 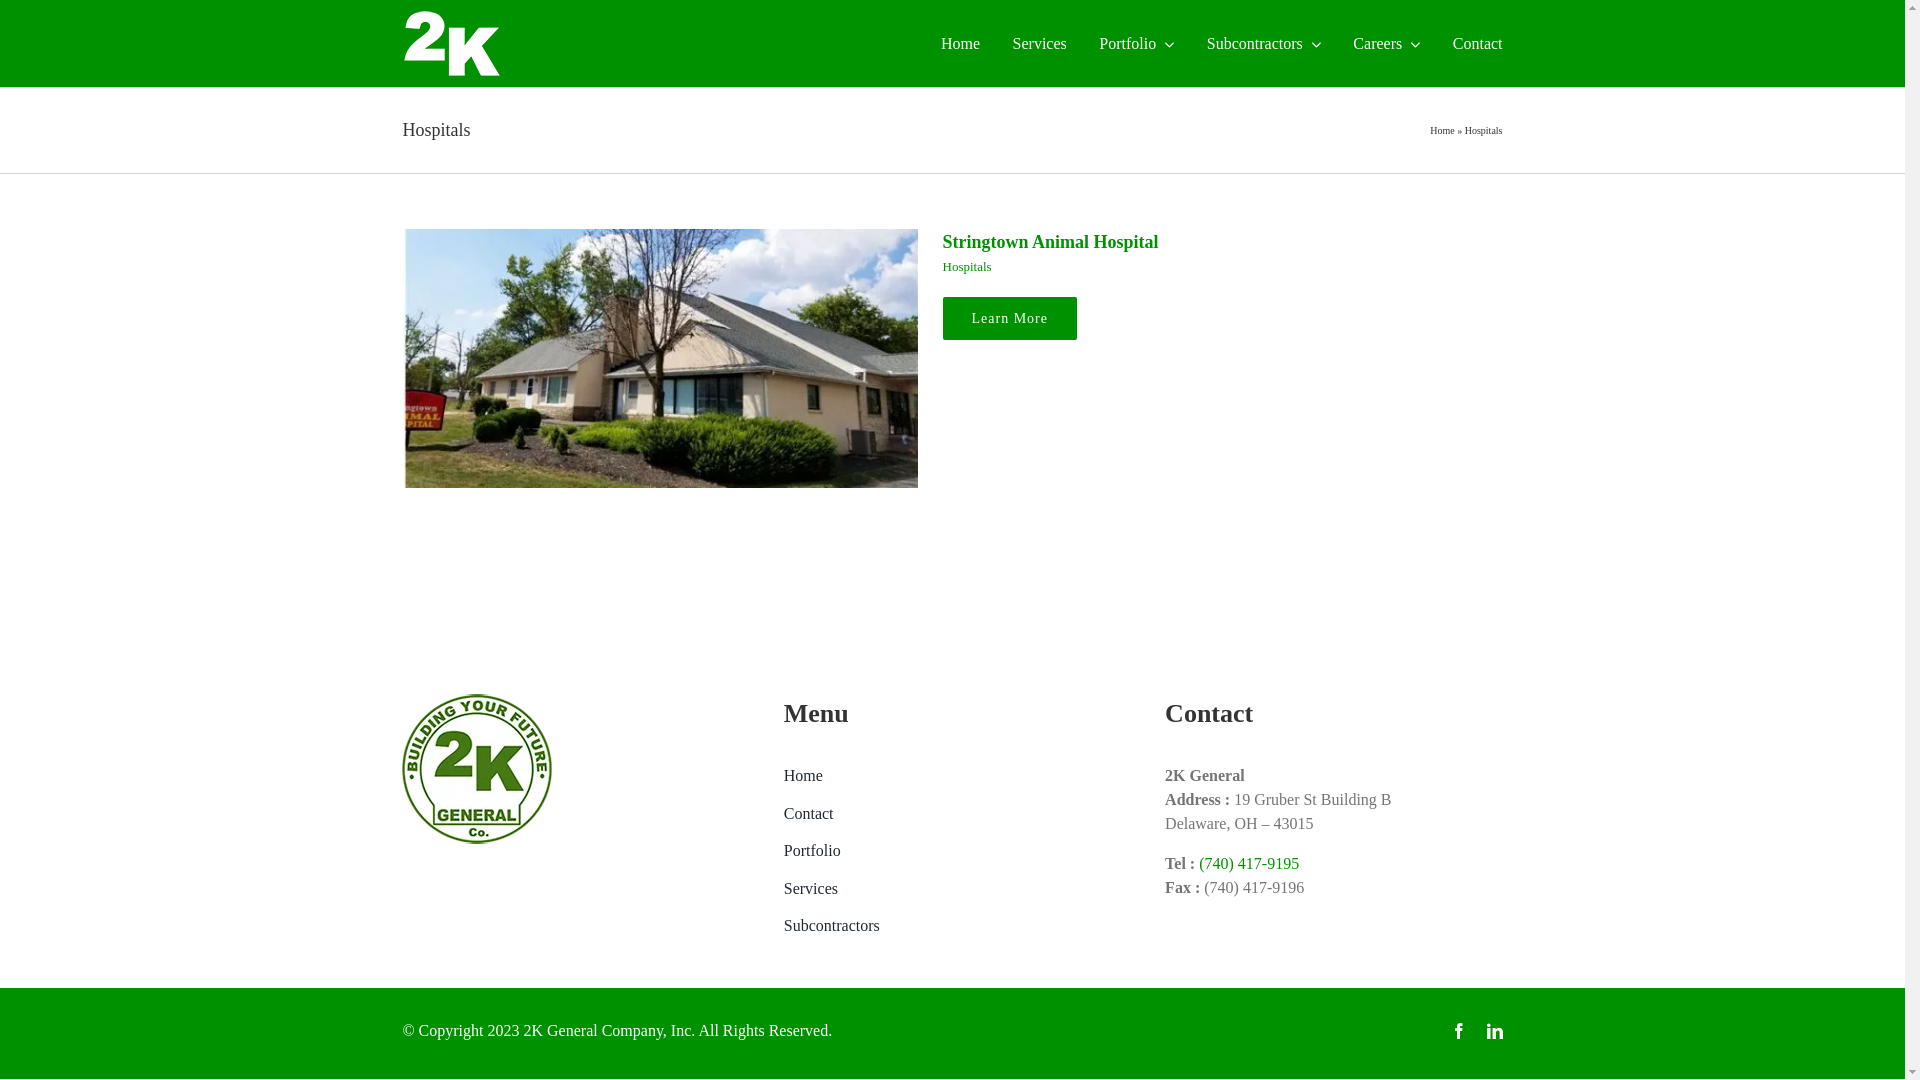 What do you see at coordinates (1385, 43) in the screenshot?
I see `'Careers'` at bounding box center [1385, 43].